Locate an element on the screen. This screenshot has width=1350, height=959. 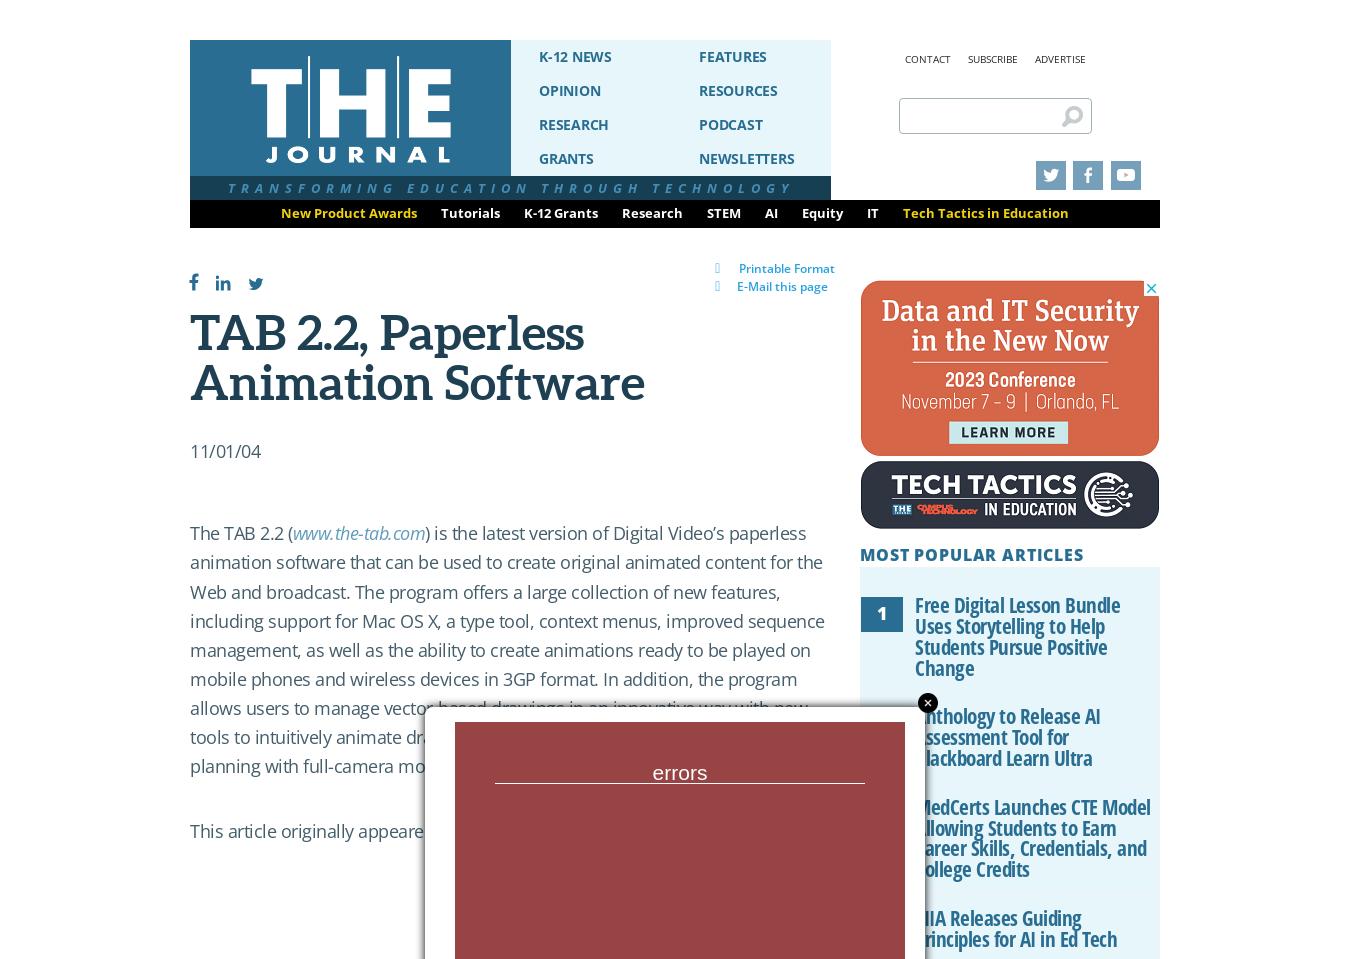
'K-12 Grants' is located at coordinates (560, 212).